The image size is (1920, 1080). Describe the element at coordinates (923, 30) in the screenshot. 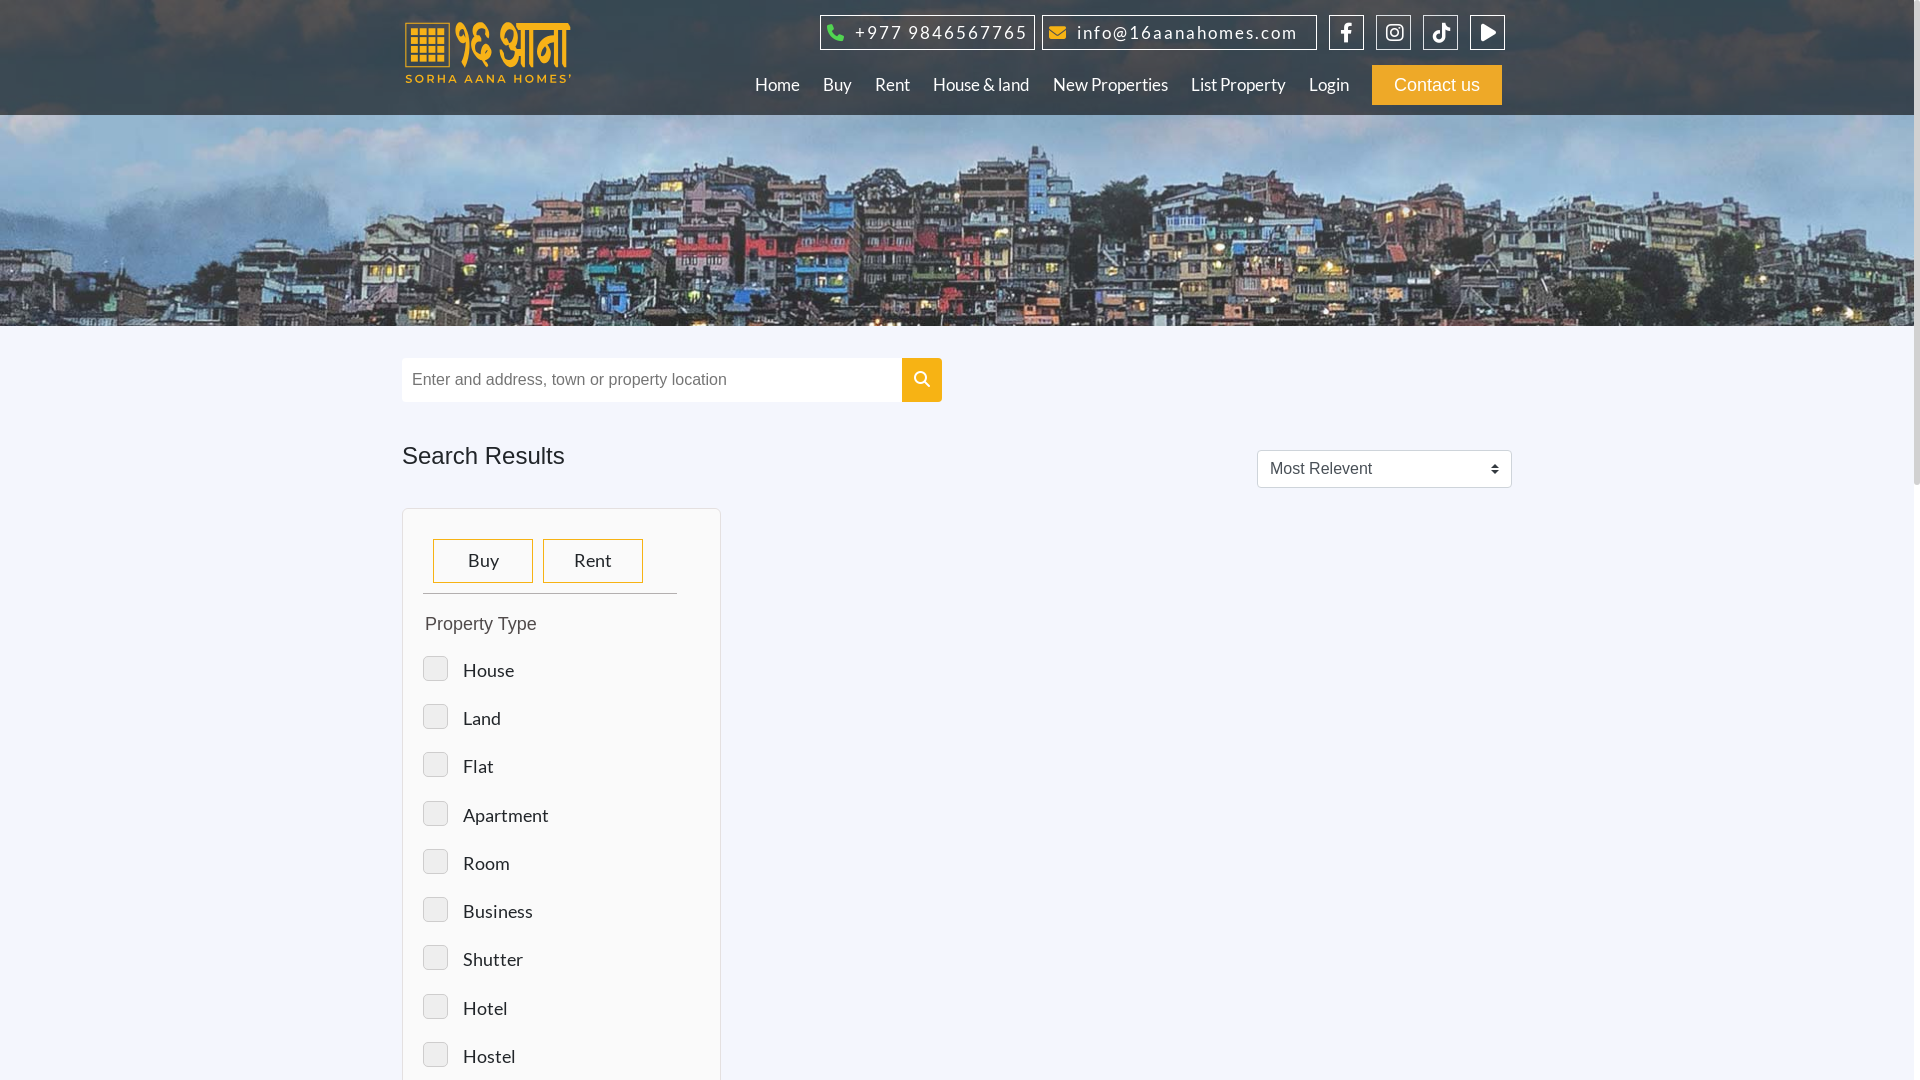

I see `'+977 9846567765'` at that location.